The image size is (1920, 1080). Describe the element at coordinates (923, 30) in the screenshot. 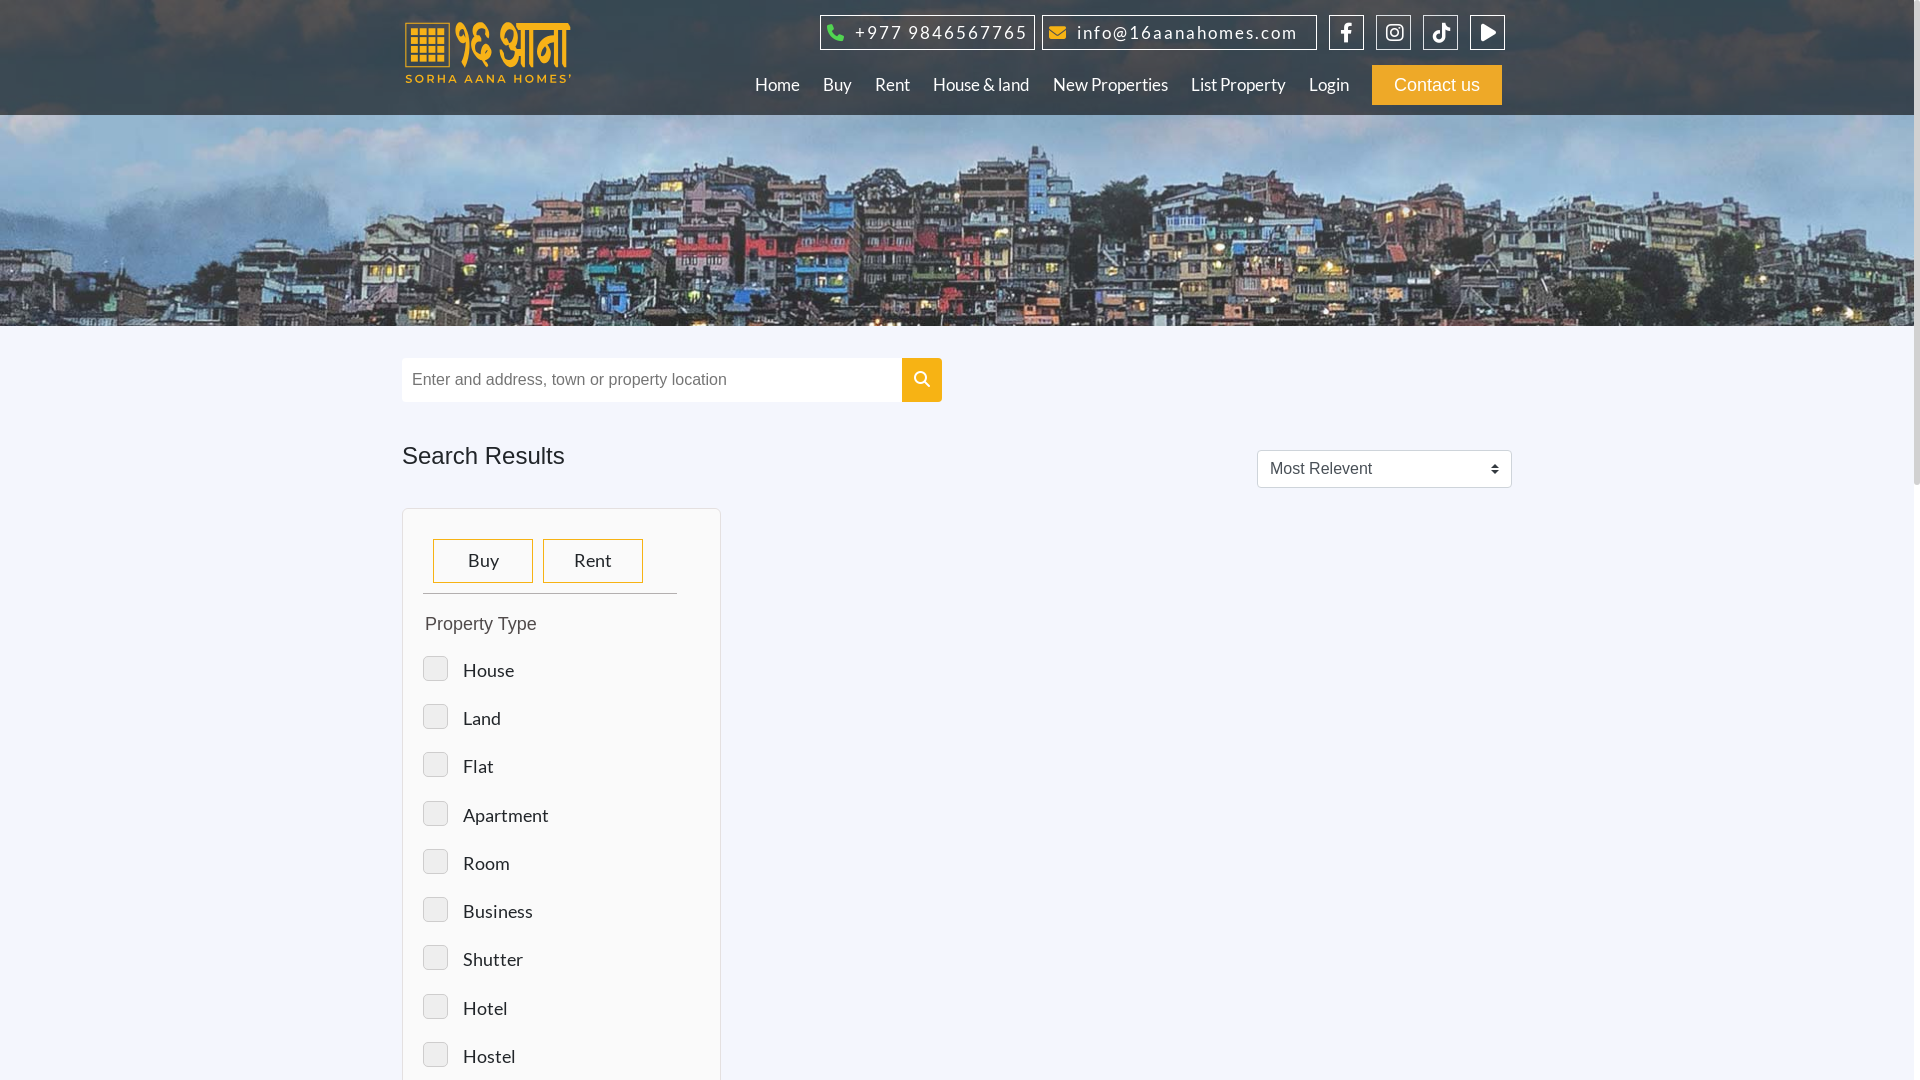

I see `'+977 9846567765'` at that location.